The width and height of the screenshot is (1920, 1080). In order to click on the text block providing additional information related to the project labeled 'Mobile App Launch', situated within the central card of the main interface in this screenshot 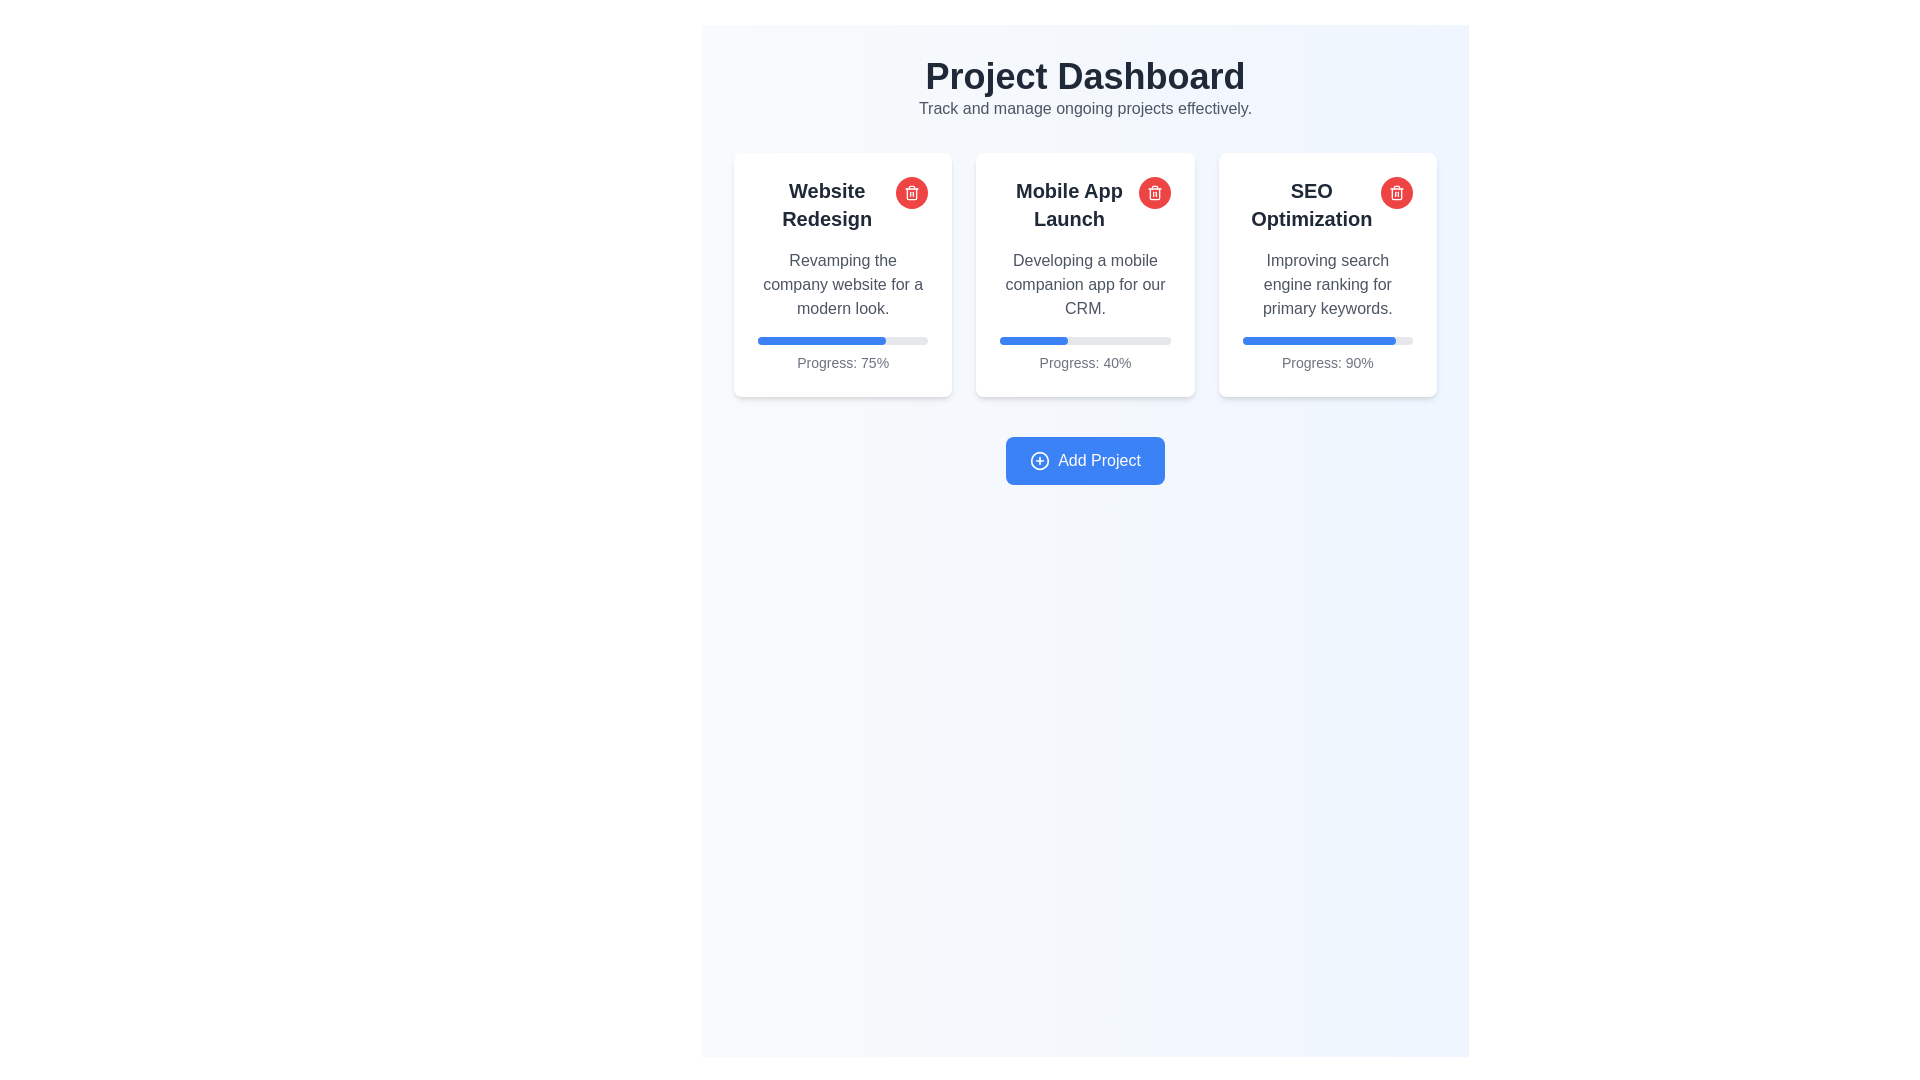, I will do `click(1084, 285)`.